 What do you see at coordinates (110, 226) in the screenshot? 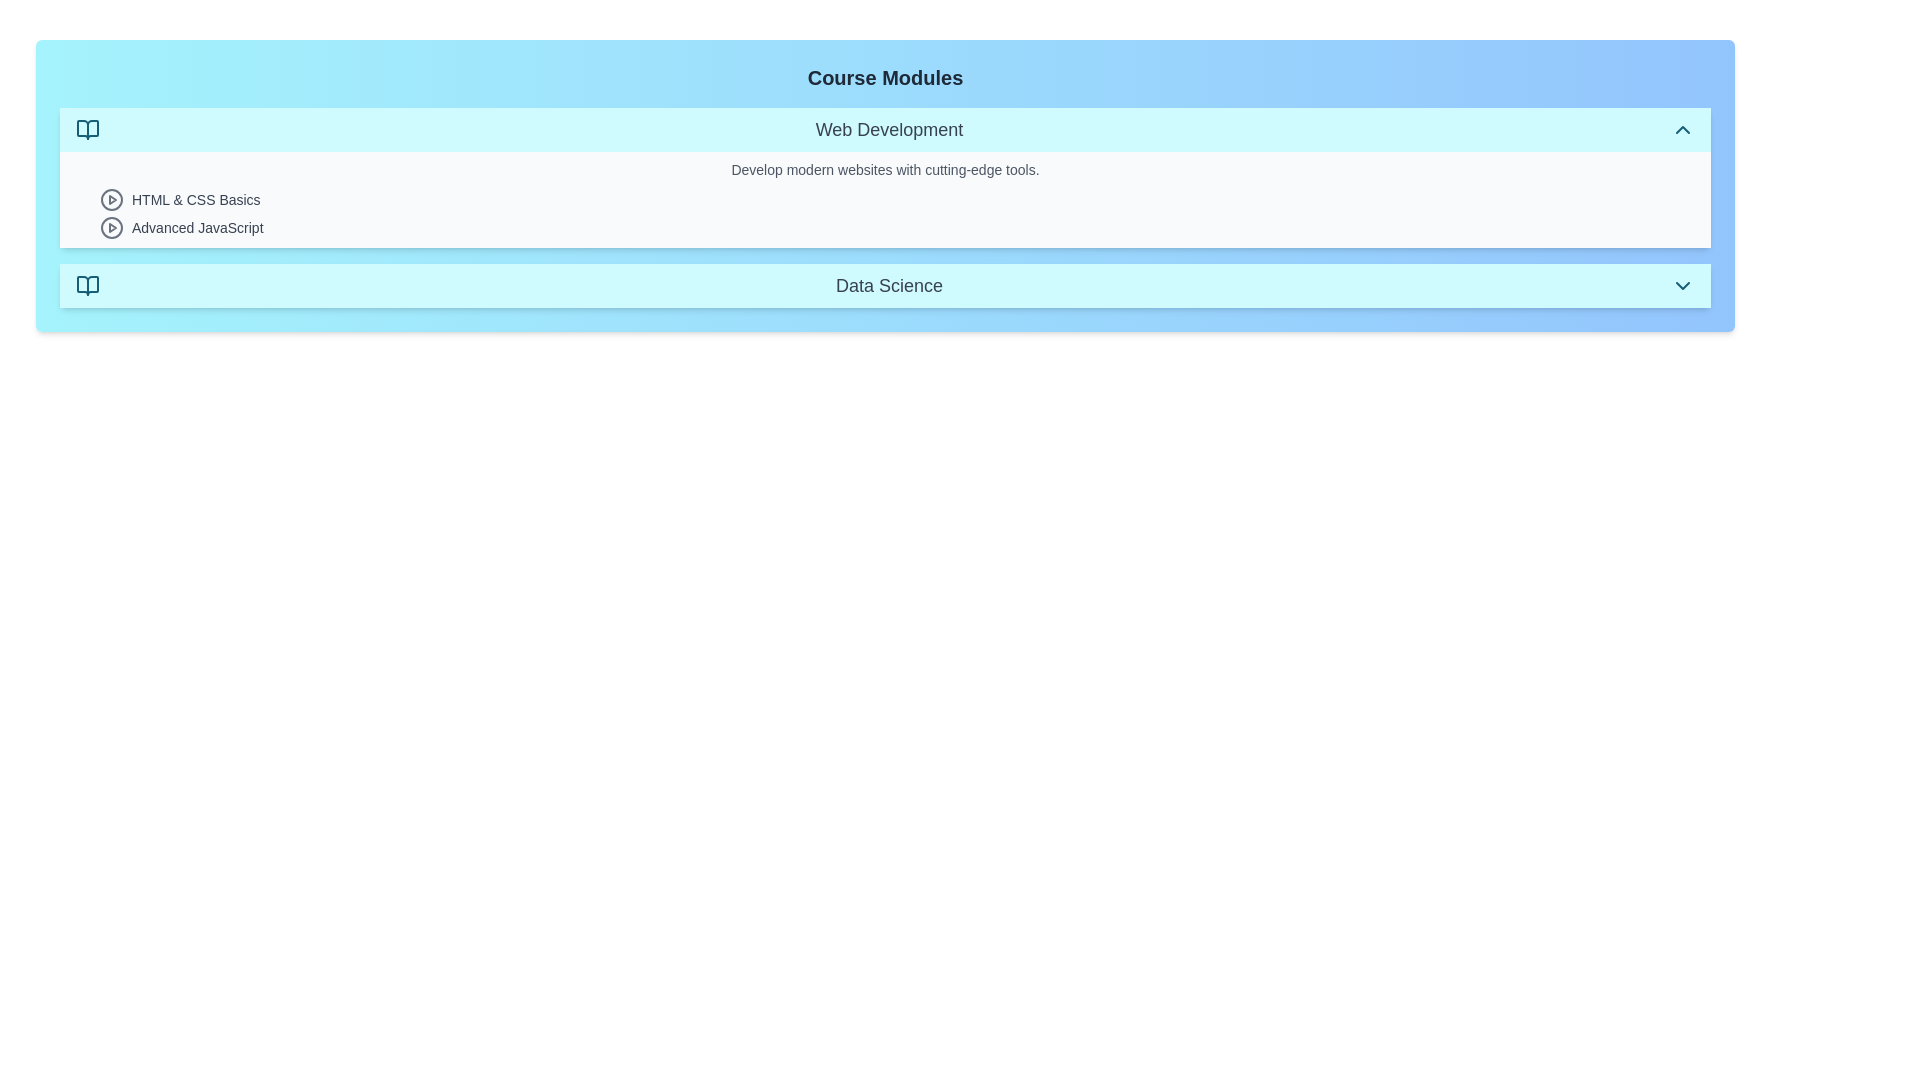
I see `the play button icon, which is a gray circular button with a right-pointing triangular play symbol, located to the left of the 'Advanced JavaScript' label in the 'Web Development' section` at bounding box center [110, 226].